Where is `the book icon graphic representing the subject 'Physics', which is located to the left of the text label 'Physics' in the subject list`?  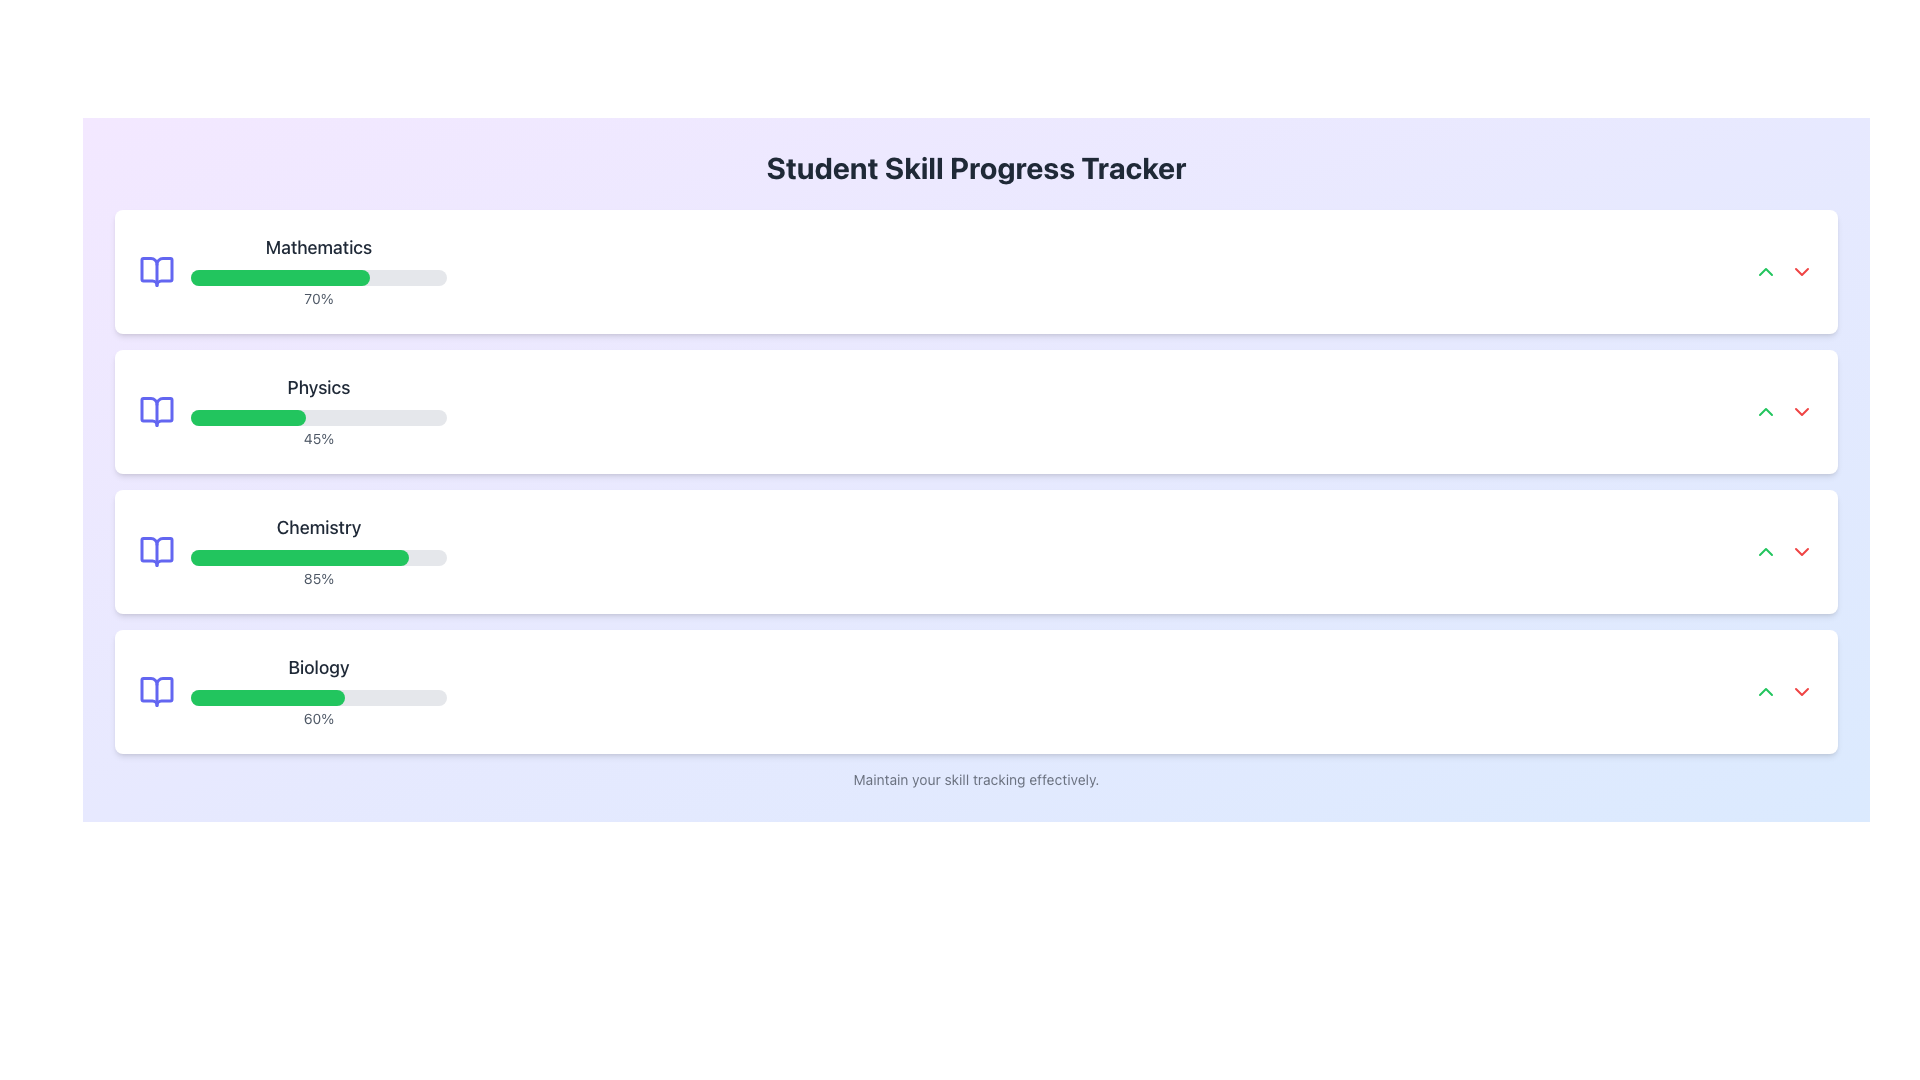
the book icon graphic representing the subject 'Physics', which is located to the left of the text label 'Physics' in the subject list is located at coordinates (156, 411).